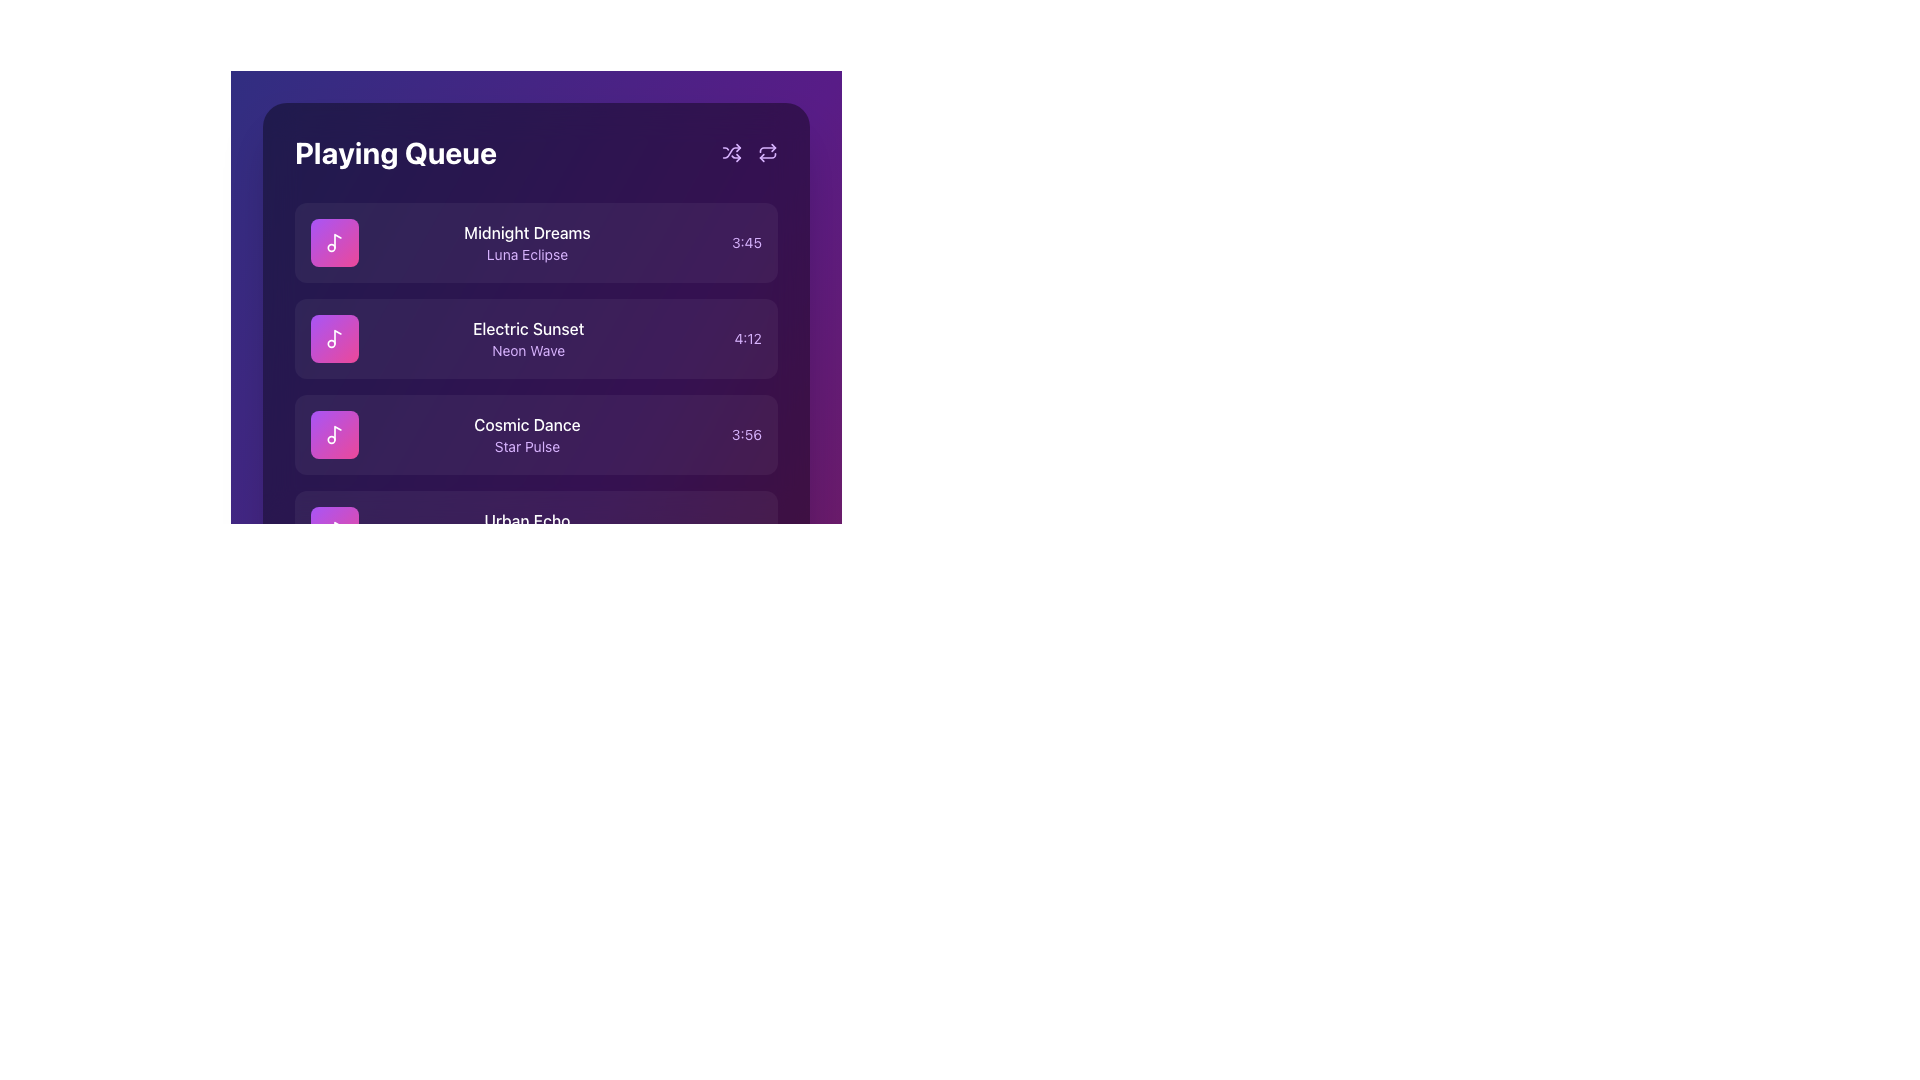 Image resolution: width=1920 pixels, height=1080 pixels. What do you see at coordinates (745, 434) in the screenshot?
I see `the label indicating the duration of the associated item in the 'Playing Queue' interface, which is the third element in a horizontal layout group positioned to the far right` at bounding box center [745, 434].